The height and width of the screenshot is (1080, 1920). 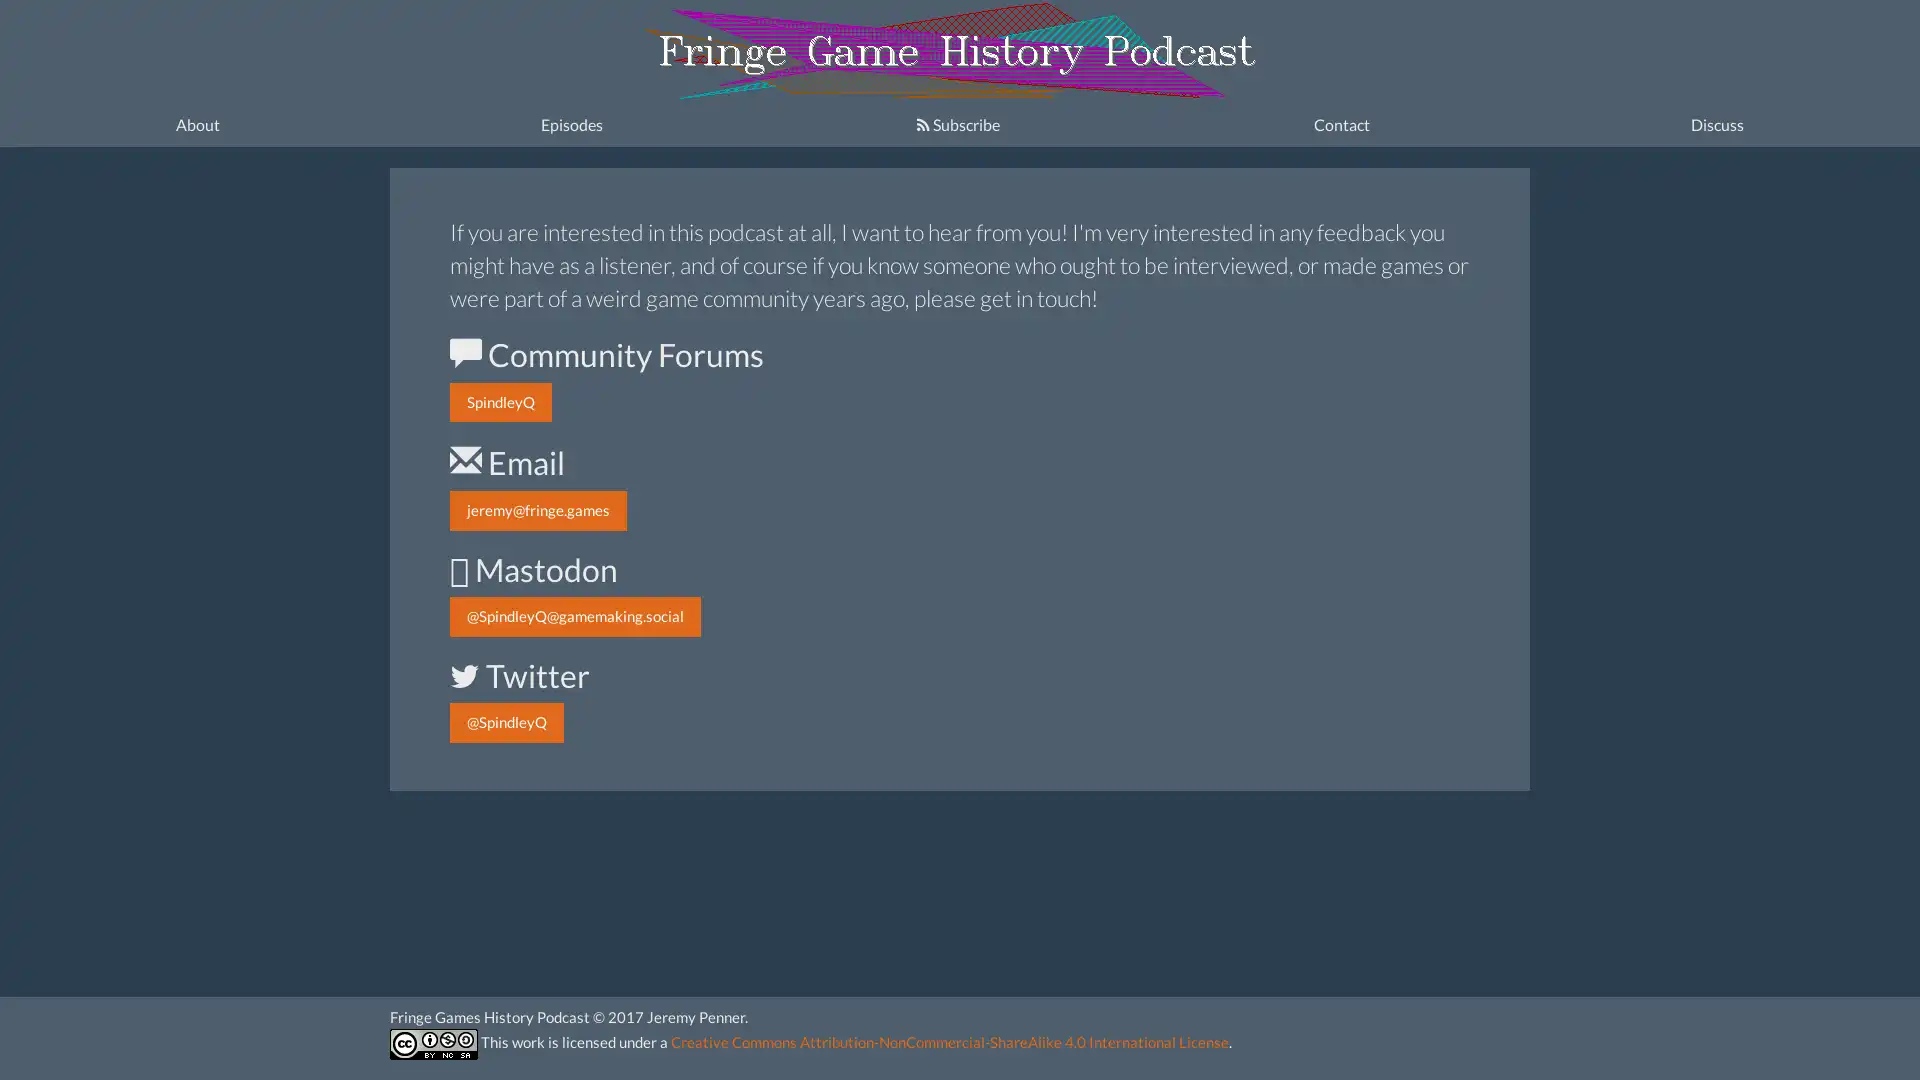 What do you see at coordinates (538, 509) in the screenshot?
I see `jeremy@fringe.games` at bounding box center [538, 509].